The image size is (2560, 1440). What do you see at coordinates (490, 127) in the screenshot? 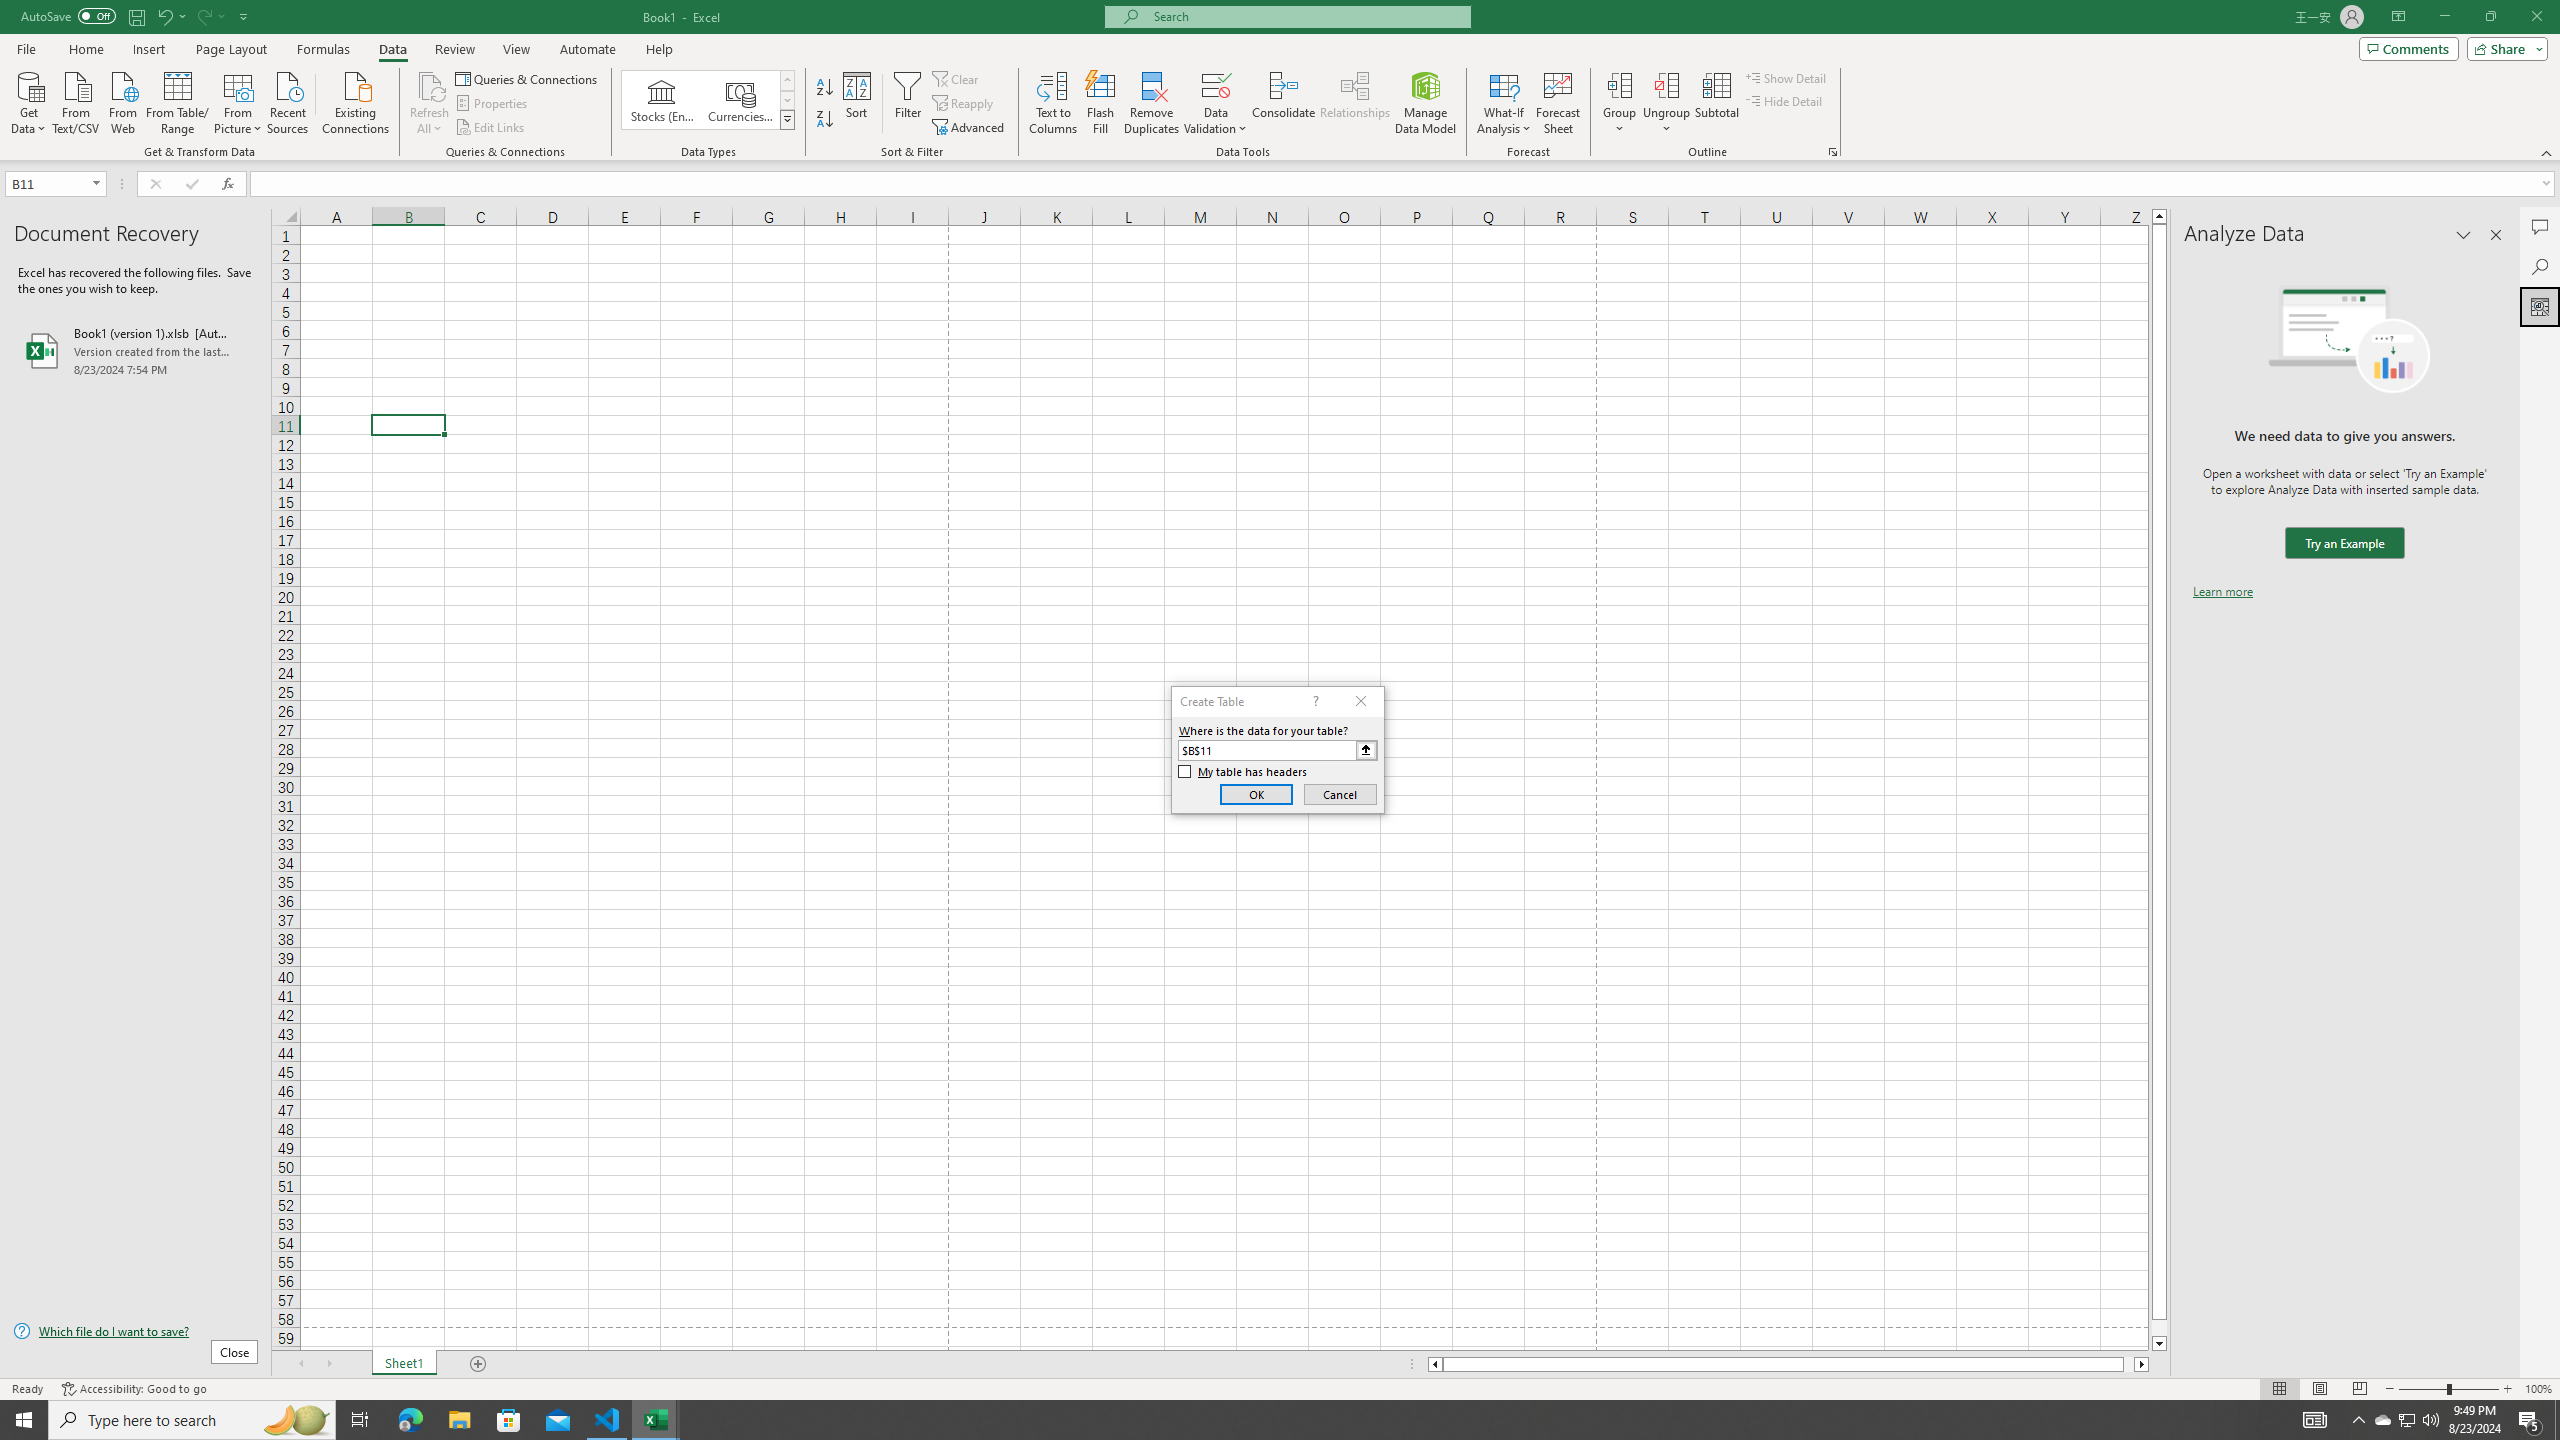
I see `'Edit Links'` at bounding box center [490, 127].